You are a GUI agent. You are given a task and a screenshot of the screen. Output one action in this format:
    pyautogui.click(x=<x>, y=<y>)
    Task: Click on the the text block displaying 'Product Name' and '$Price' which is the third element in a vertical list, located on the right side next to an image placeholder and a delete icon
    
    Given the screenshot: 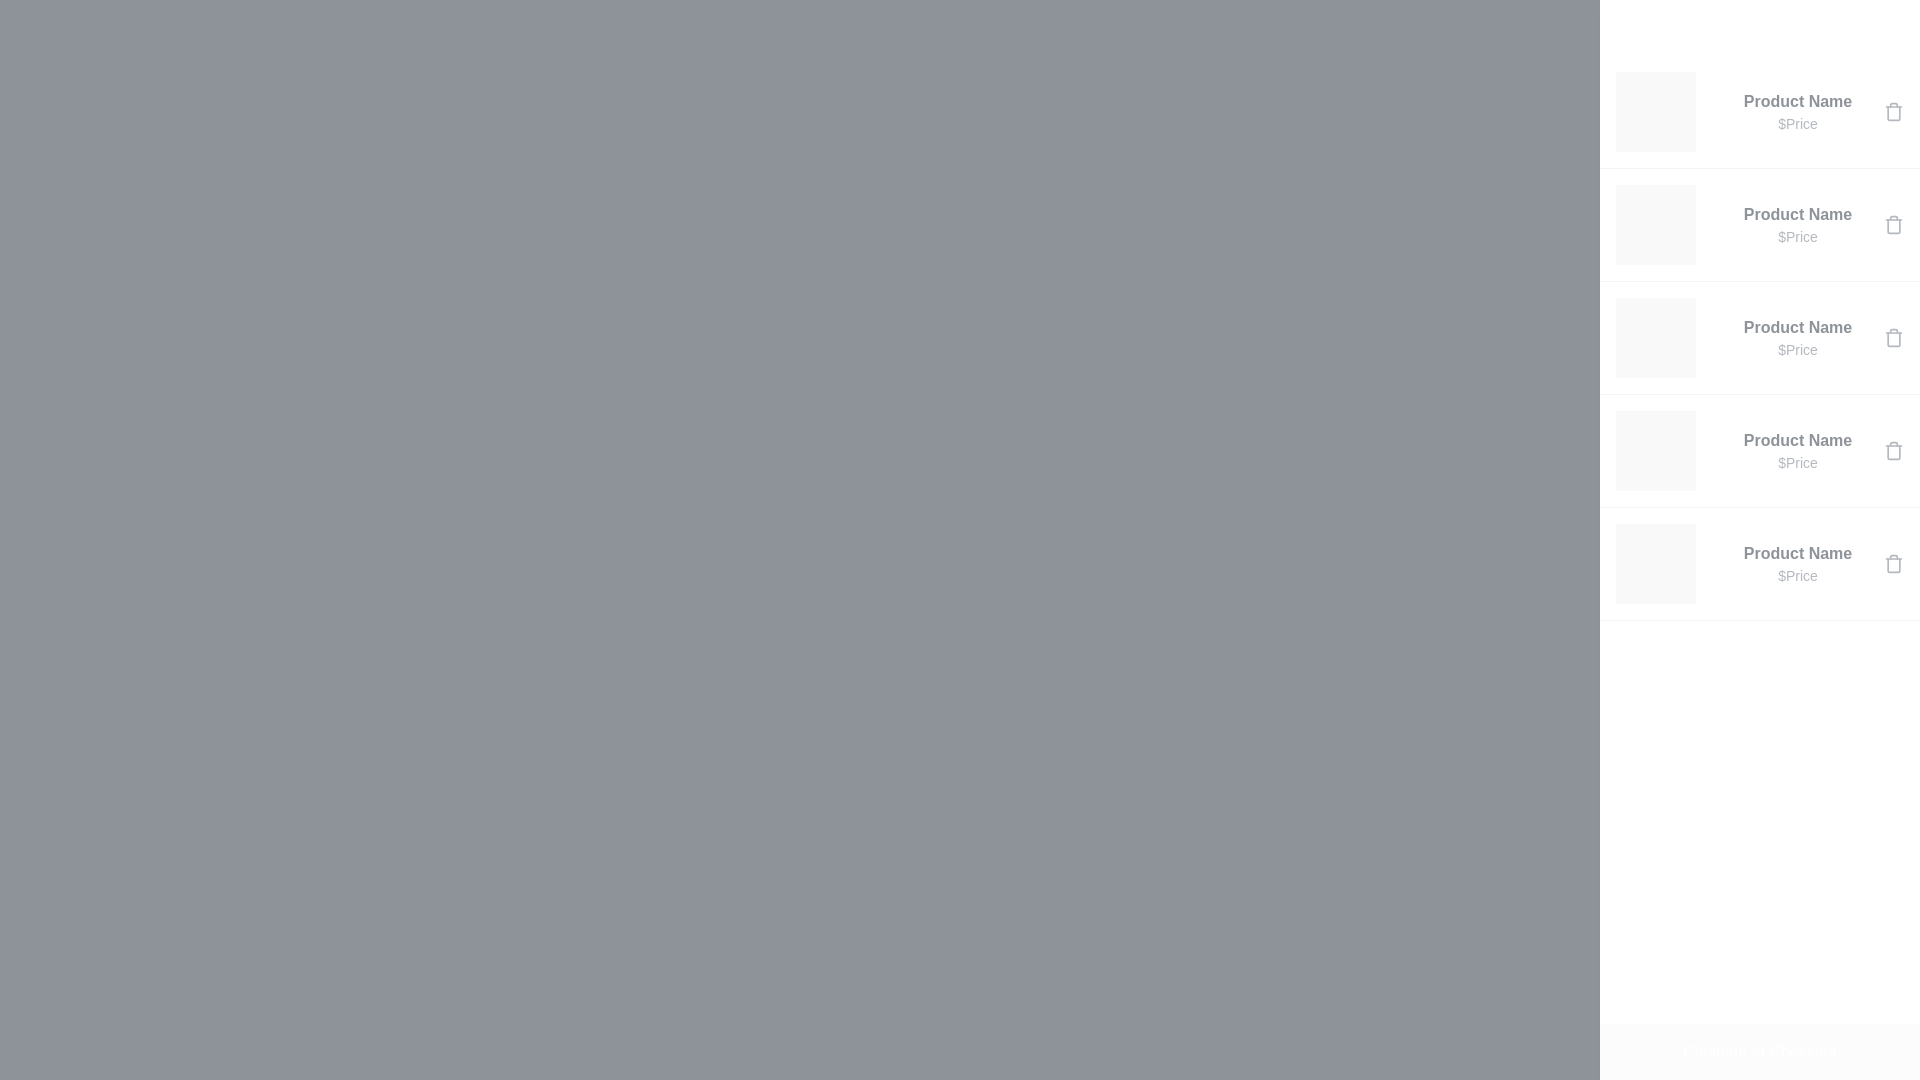 What is the action you would take?
    pyautogui.click(x=1798, y=337)
    